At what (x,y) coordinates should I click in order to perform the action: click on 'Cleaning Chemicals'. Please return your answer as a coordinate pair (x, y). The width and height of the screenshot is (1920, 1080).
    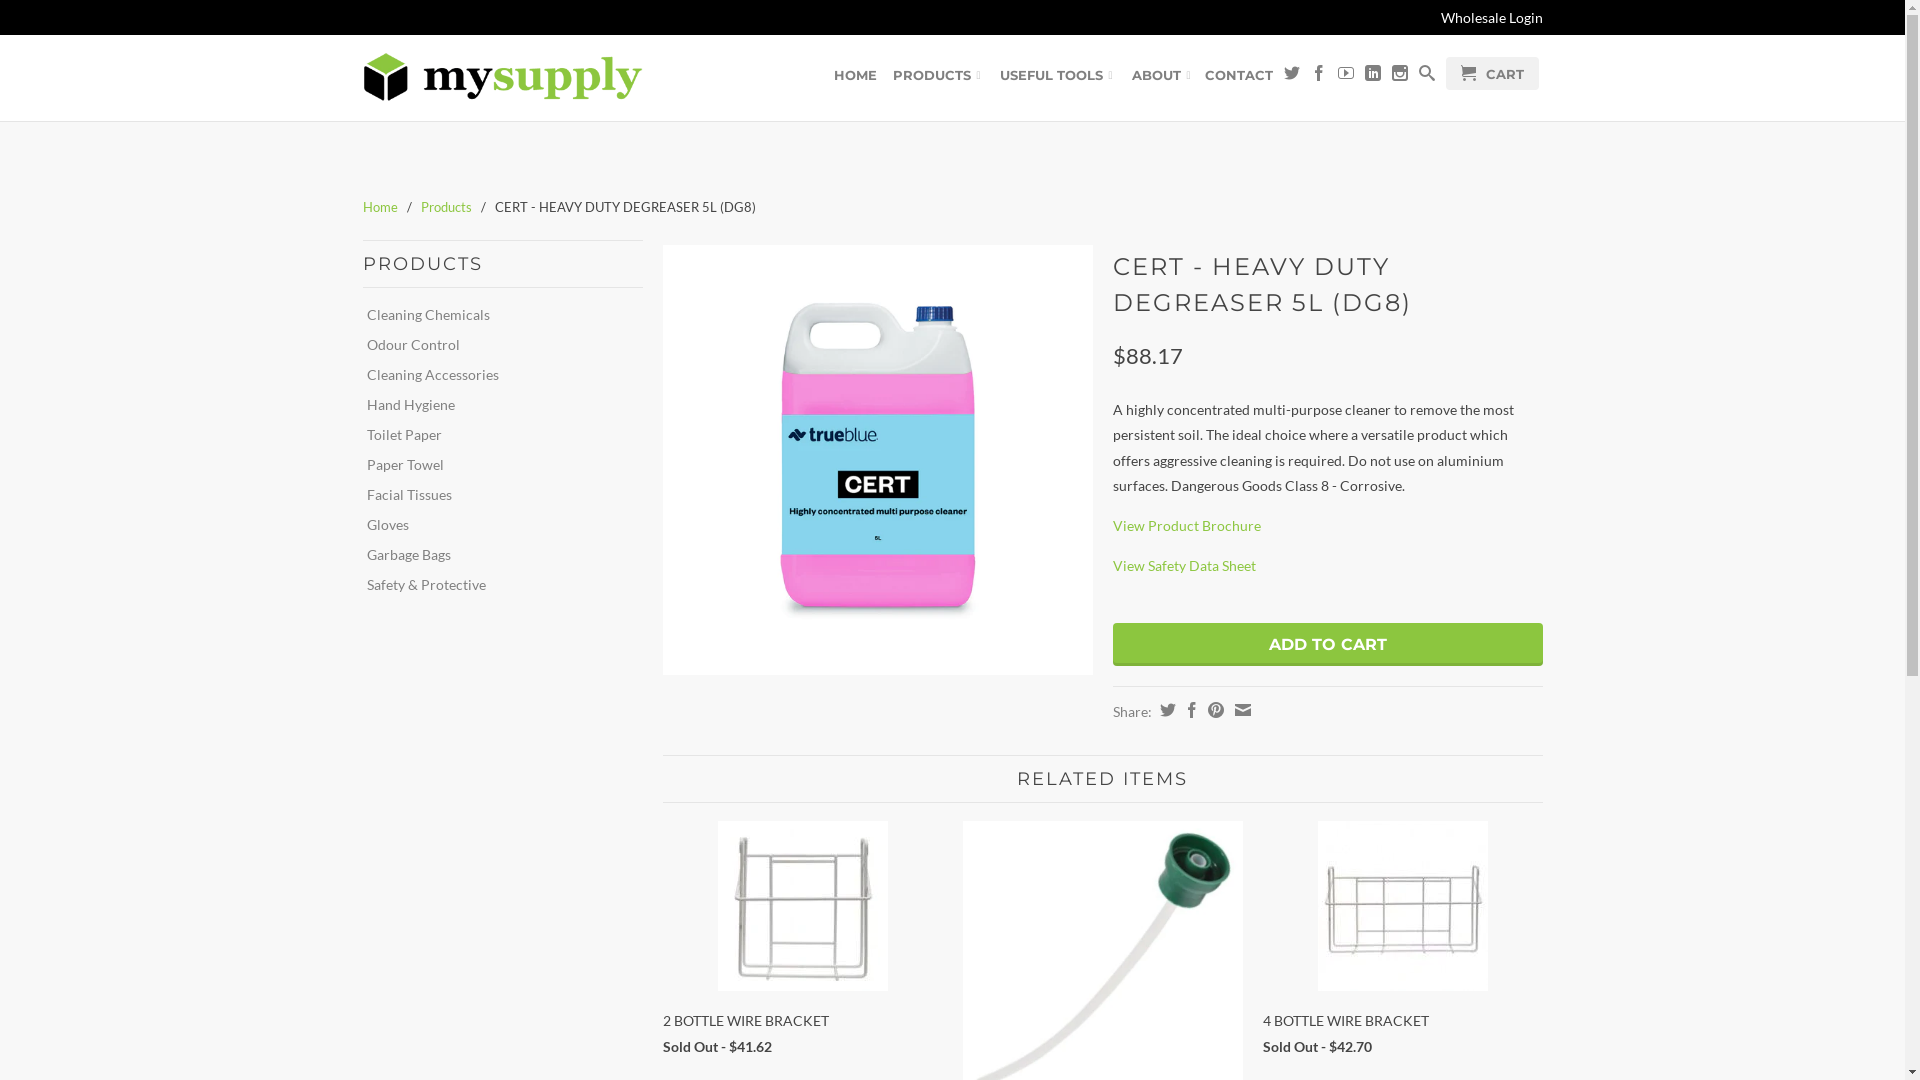
    Looking at the image, I should click on (494, 315).